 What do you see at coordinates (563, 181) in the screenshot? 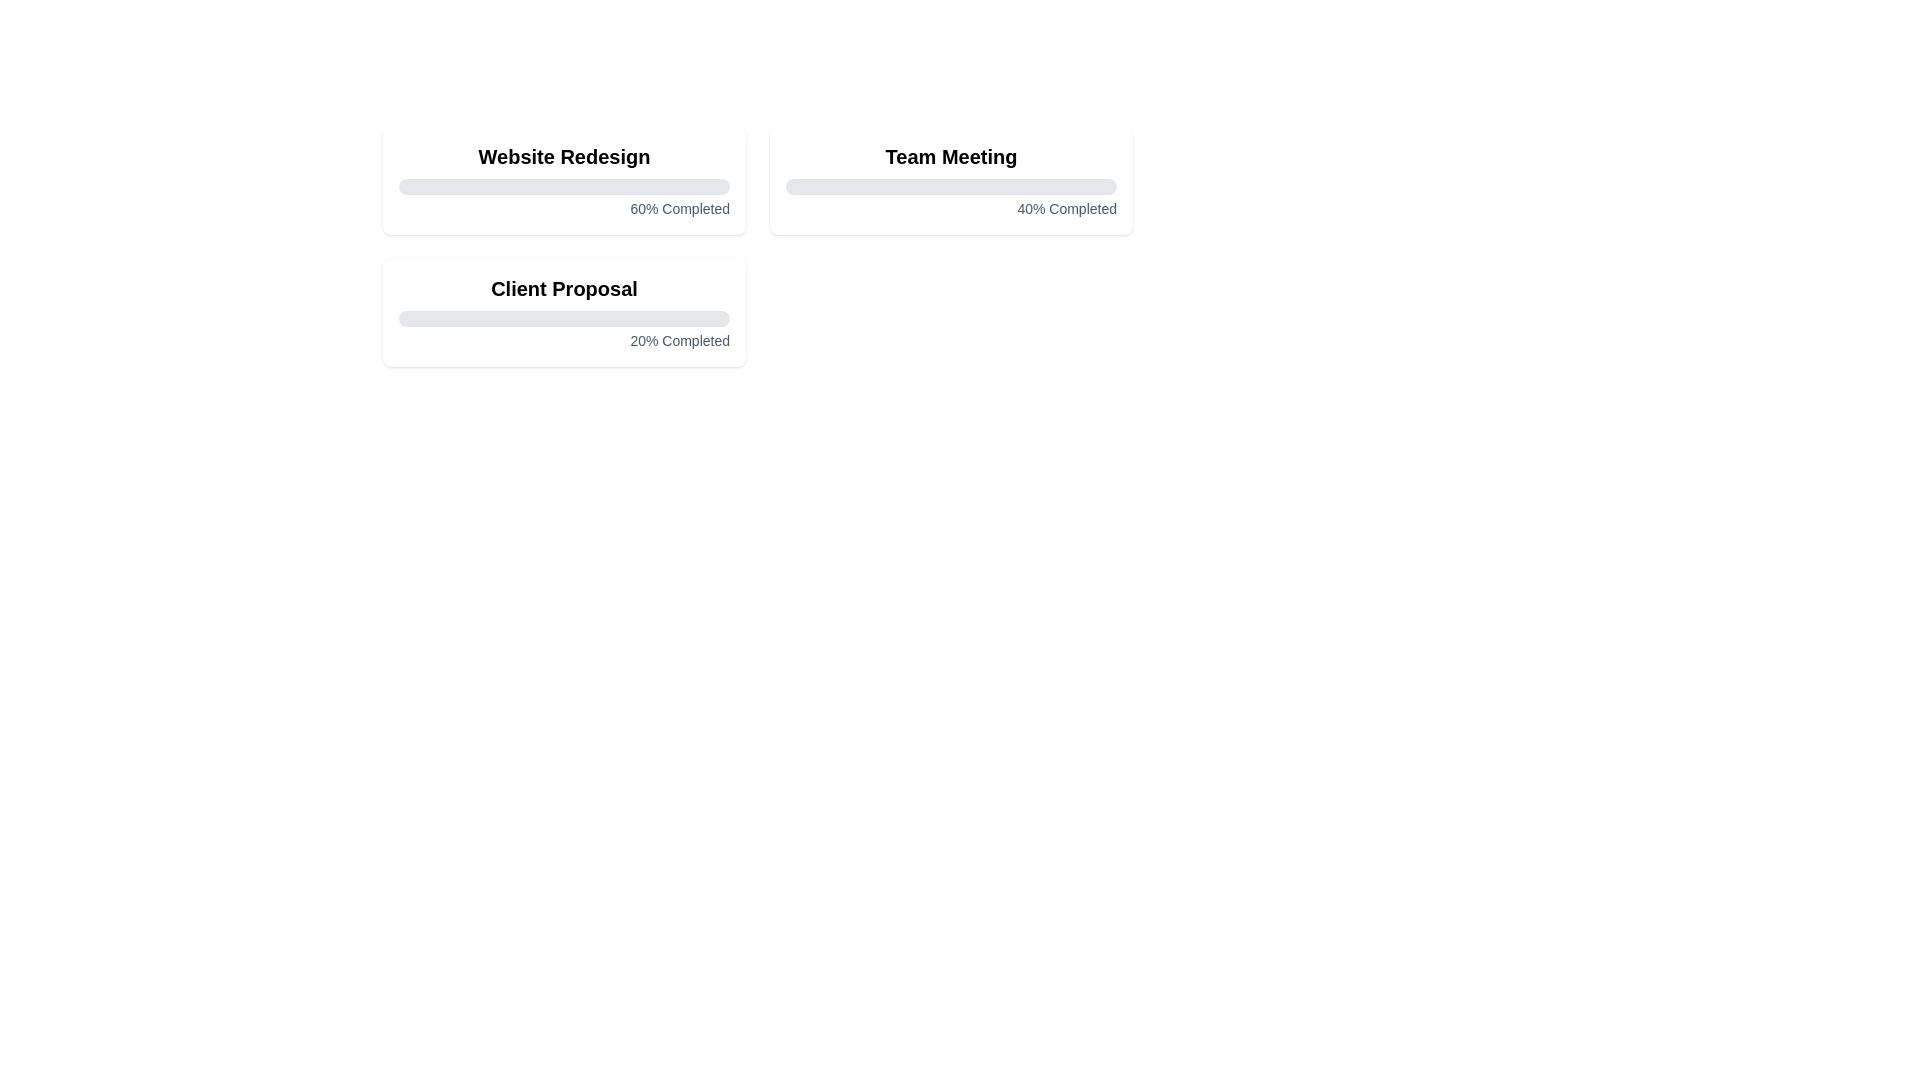
I see `the task card labeled 'Website Redesign'` at bounding box center [563, 181].